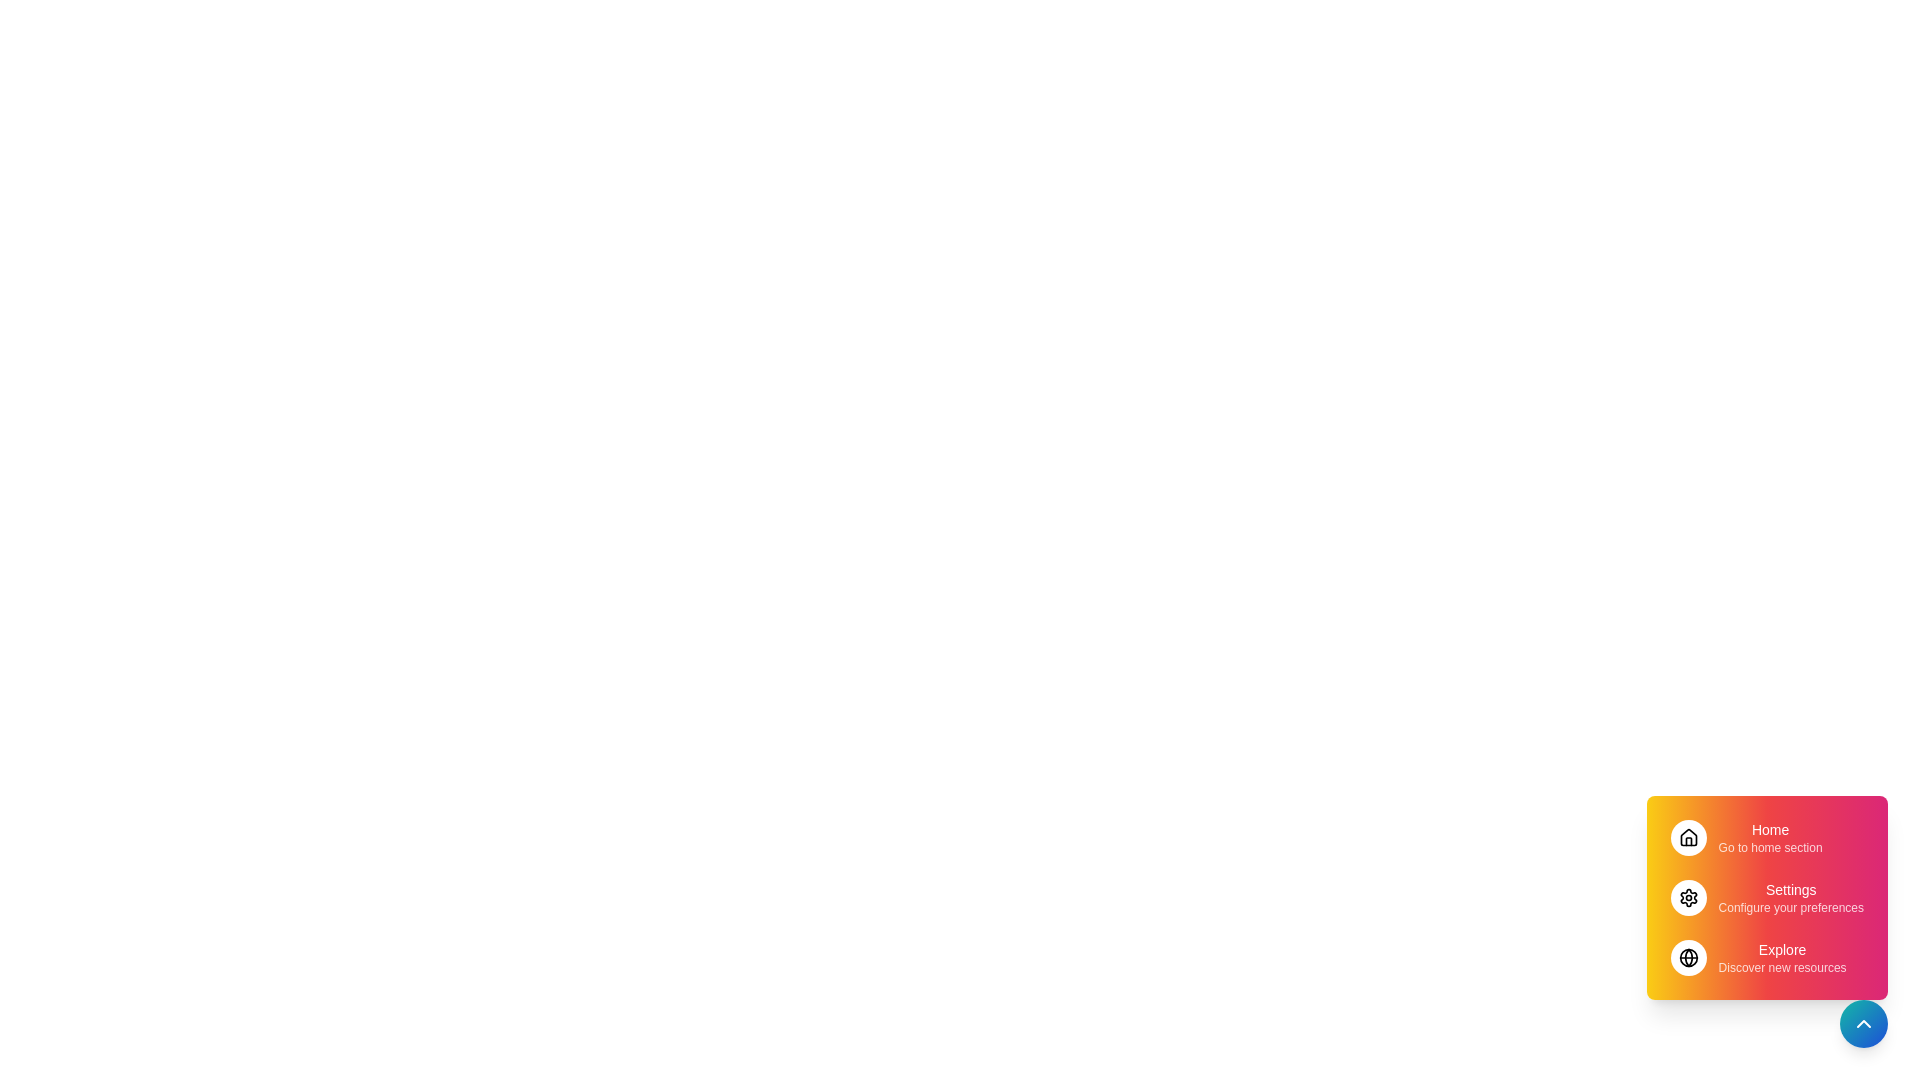 Image resolution: width=1920 pixels, height=1080 pixels. What do you see at coordinates (1766, 956) in the screenshot?
I see `the menu item Explore to trigger its associated action` at bounding box center [1766, 956].